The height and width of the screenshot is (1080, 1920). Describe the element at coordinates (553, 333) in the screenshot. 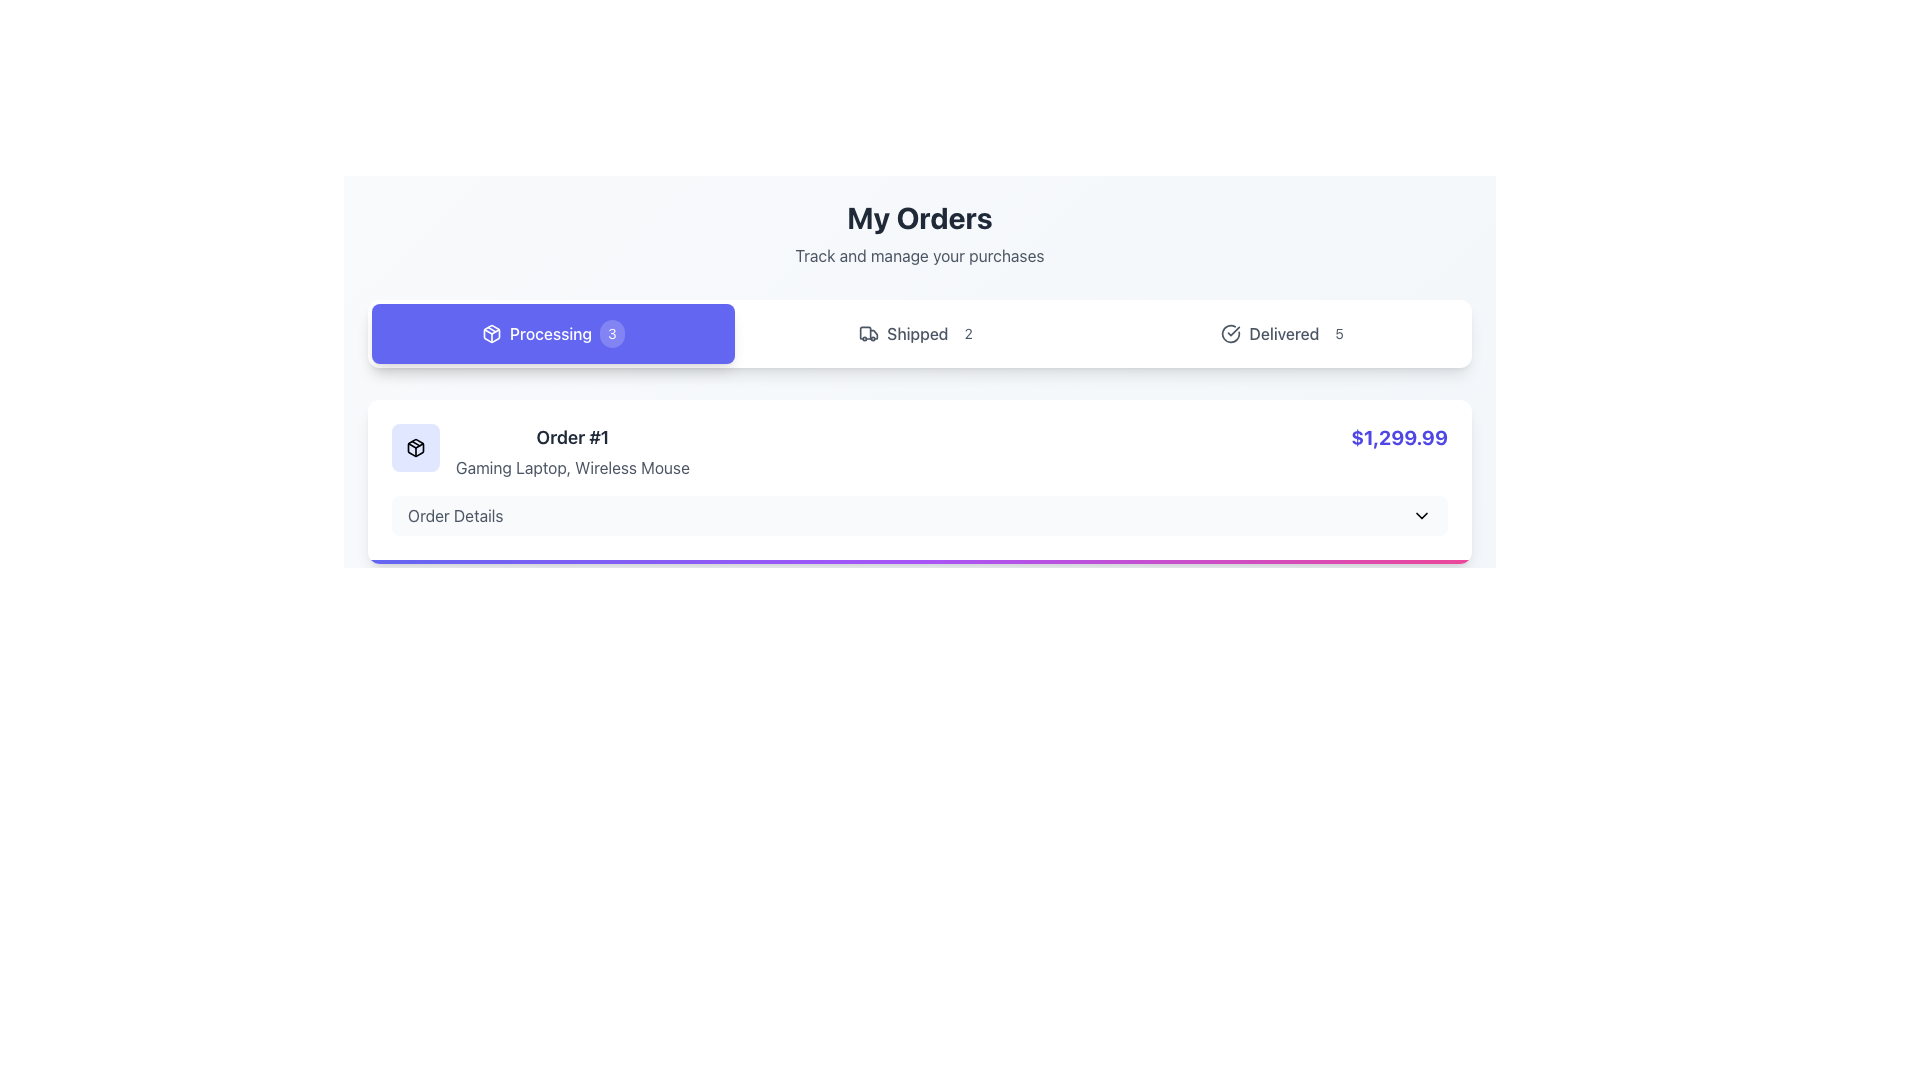

I see `the first button in the horizontally aligned group near the top center of the interface` at that location.